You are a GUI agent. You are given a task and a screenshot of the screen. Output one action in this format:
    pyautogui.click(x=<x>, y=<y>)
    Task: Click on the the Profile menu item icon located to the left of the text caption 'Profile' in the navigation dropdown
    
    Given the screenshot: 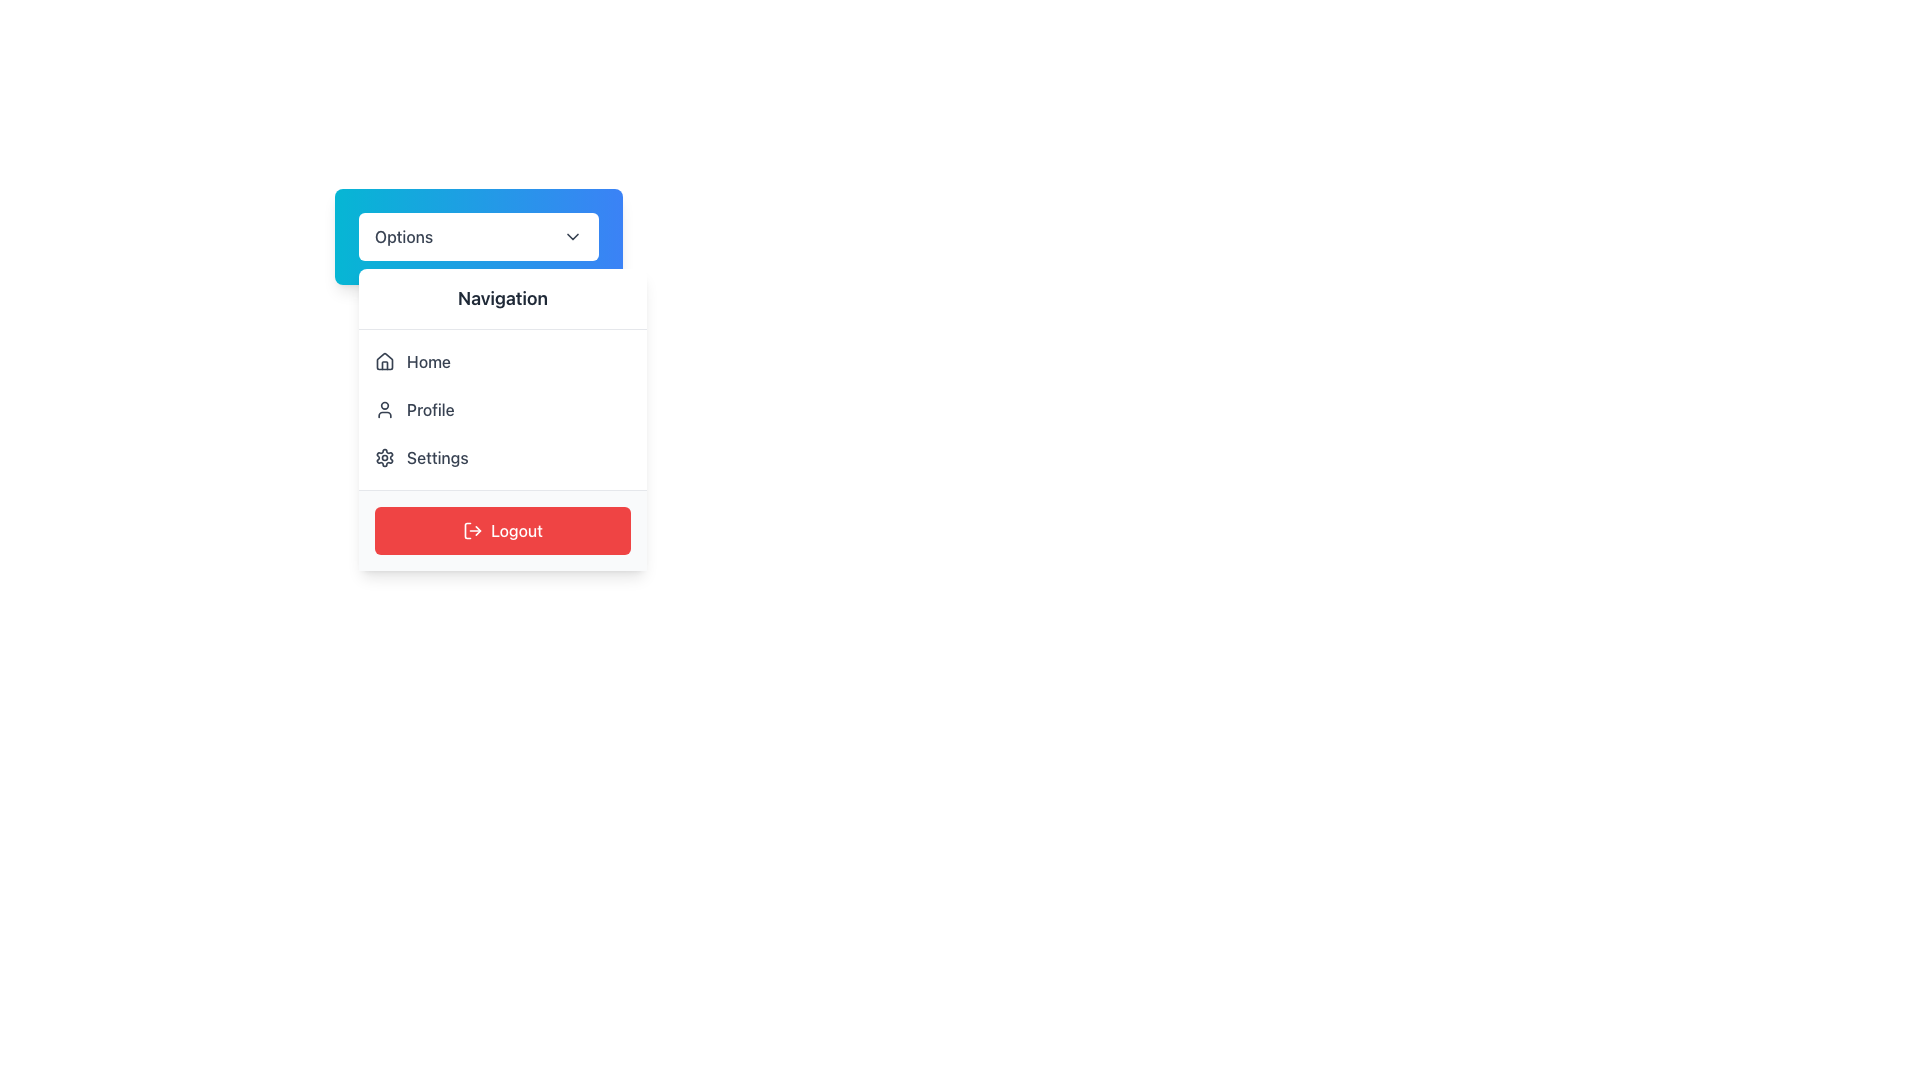 What is the action you would take?
    pyautogui.click(x=384, y=408)
    